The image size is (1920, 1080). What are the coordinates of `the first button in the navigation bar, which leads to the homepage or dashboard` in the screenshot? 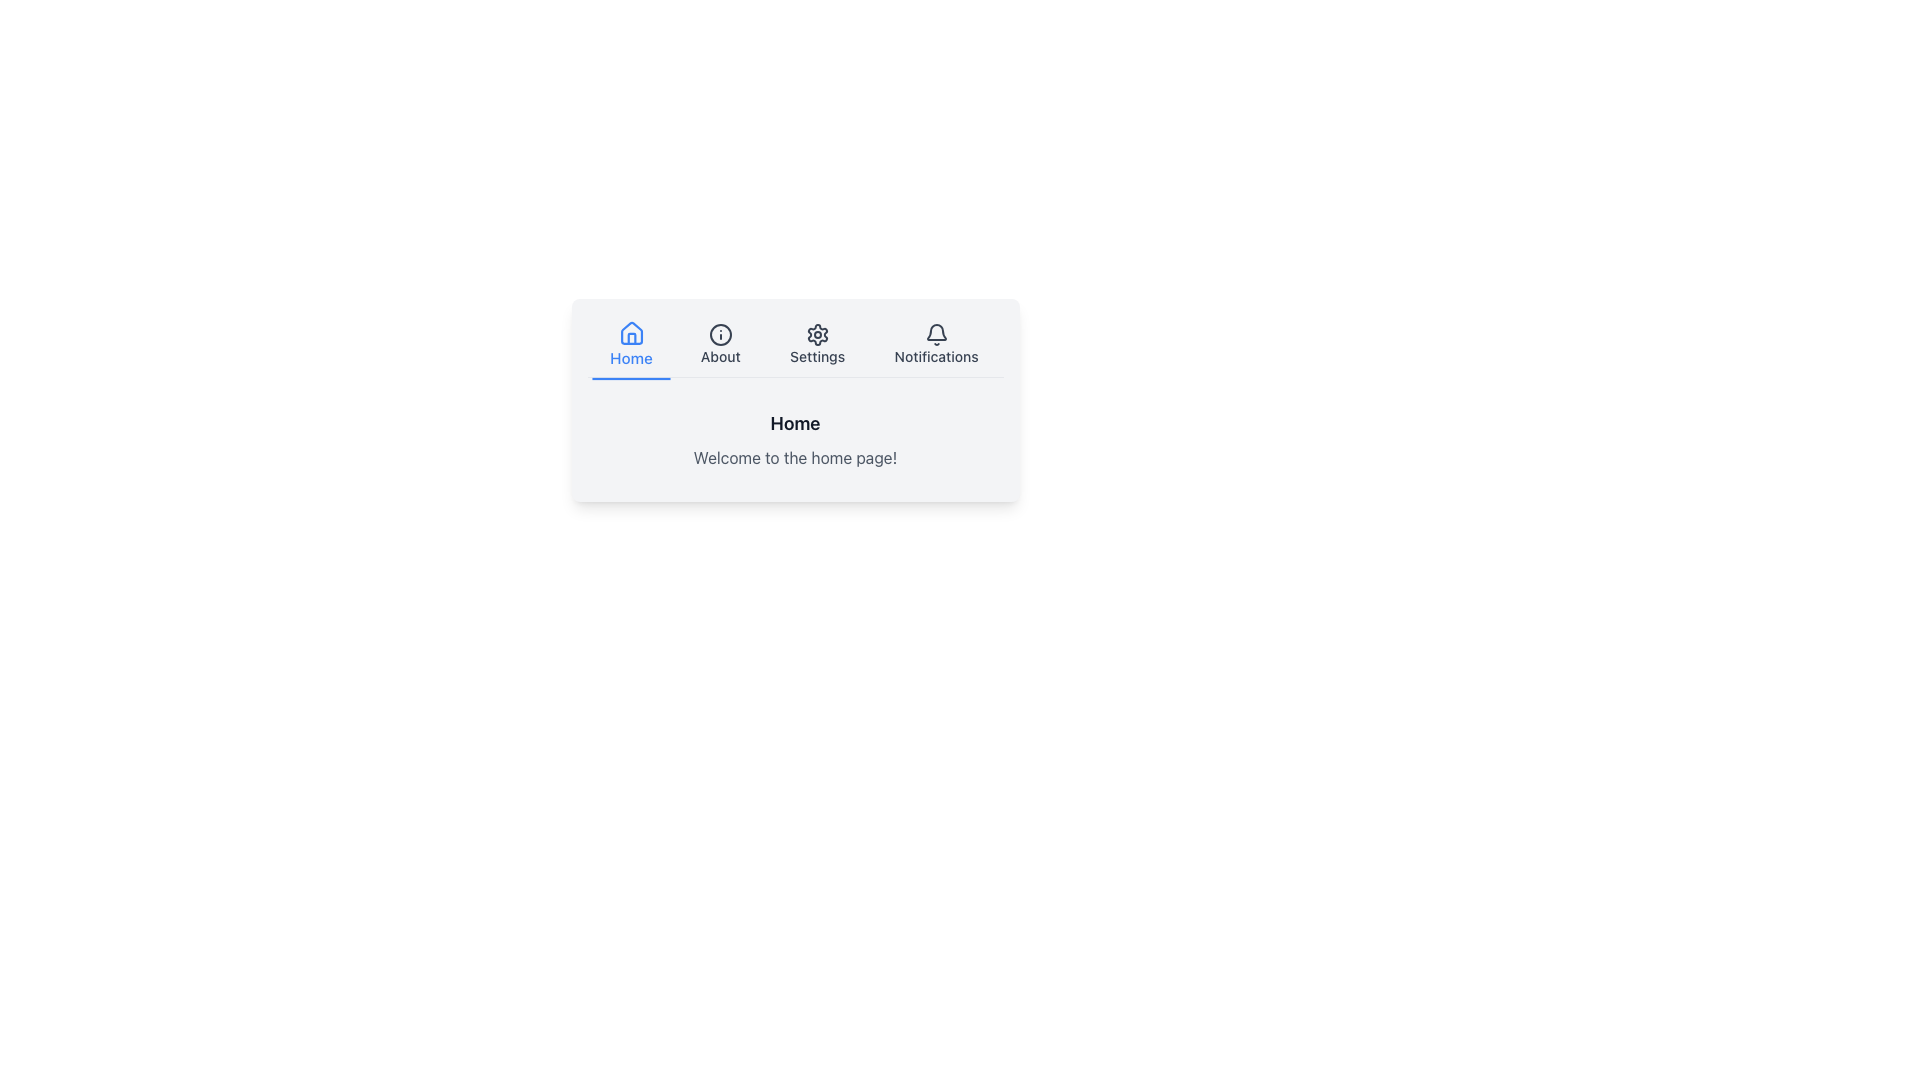 It's located at (630, 345).